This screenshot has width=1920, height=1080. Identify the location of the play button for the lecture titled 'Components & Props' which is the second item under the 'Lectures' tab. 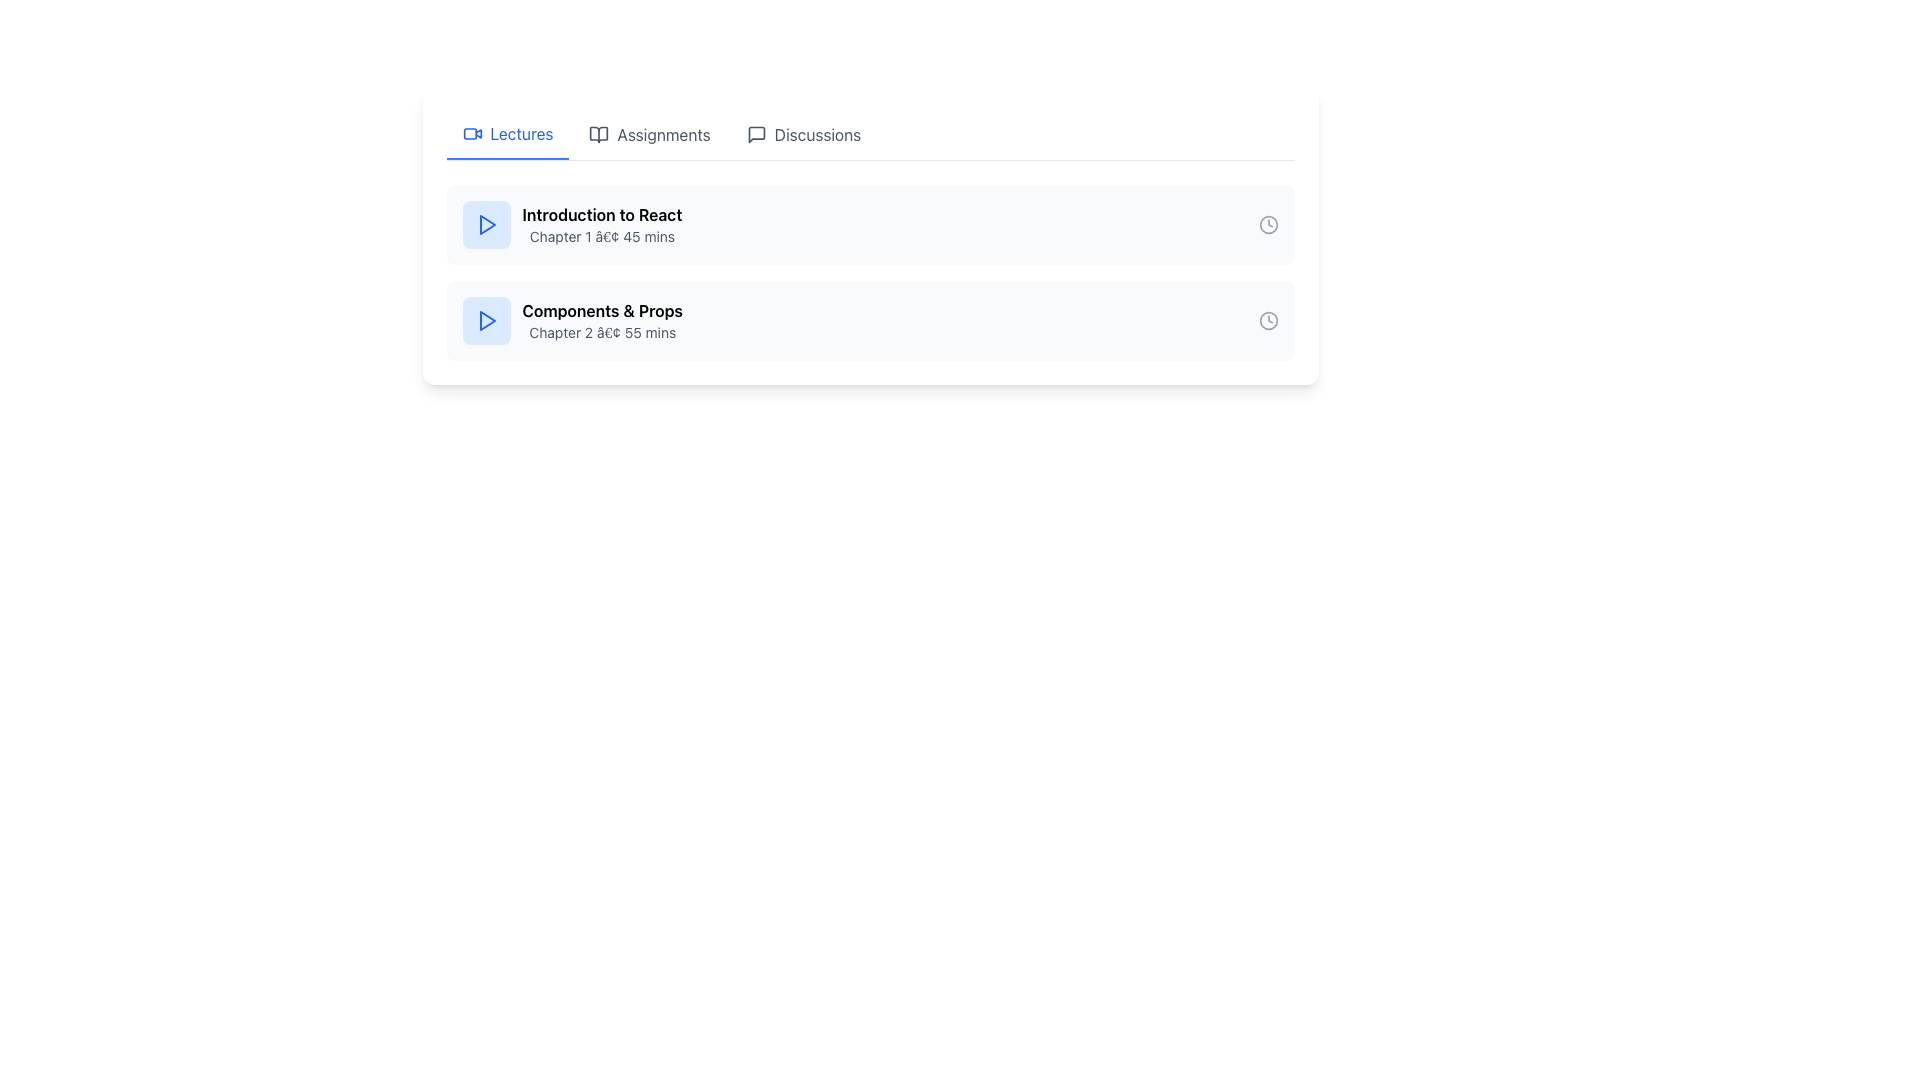
(571, 319).